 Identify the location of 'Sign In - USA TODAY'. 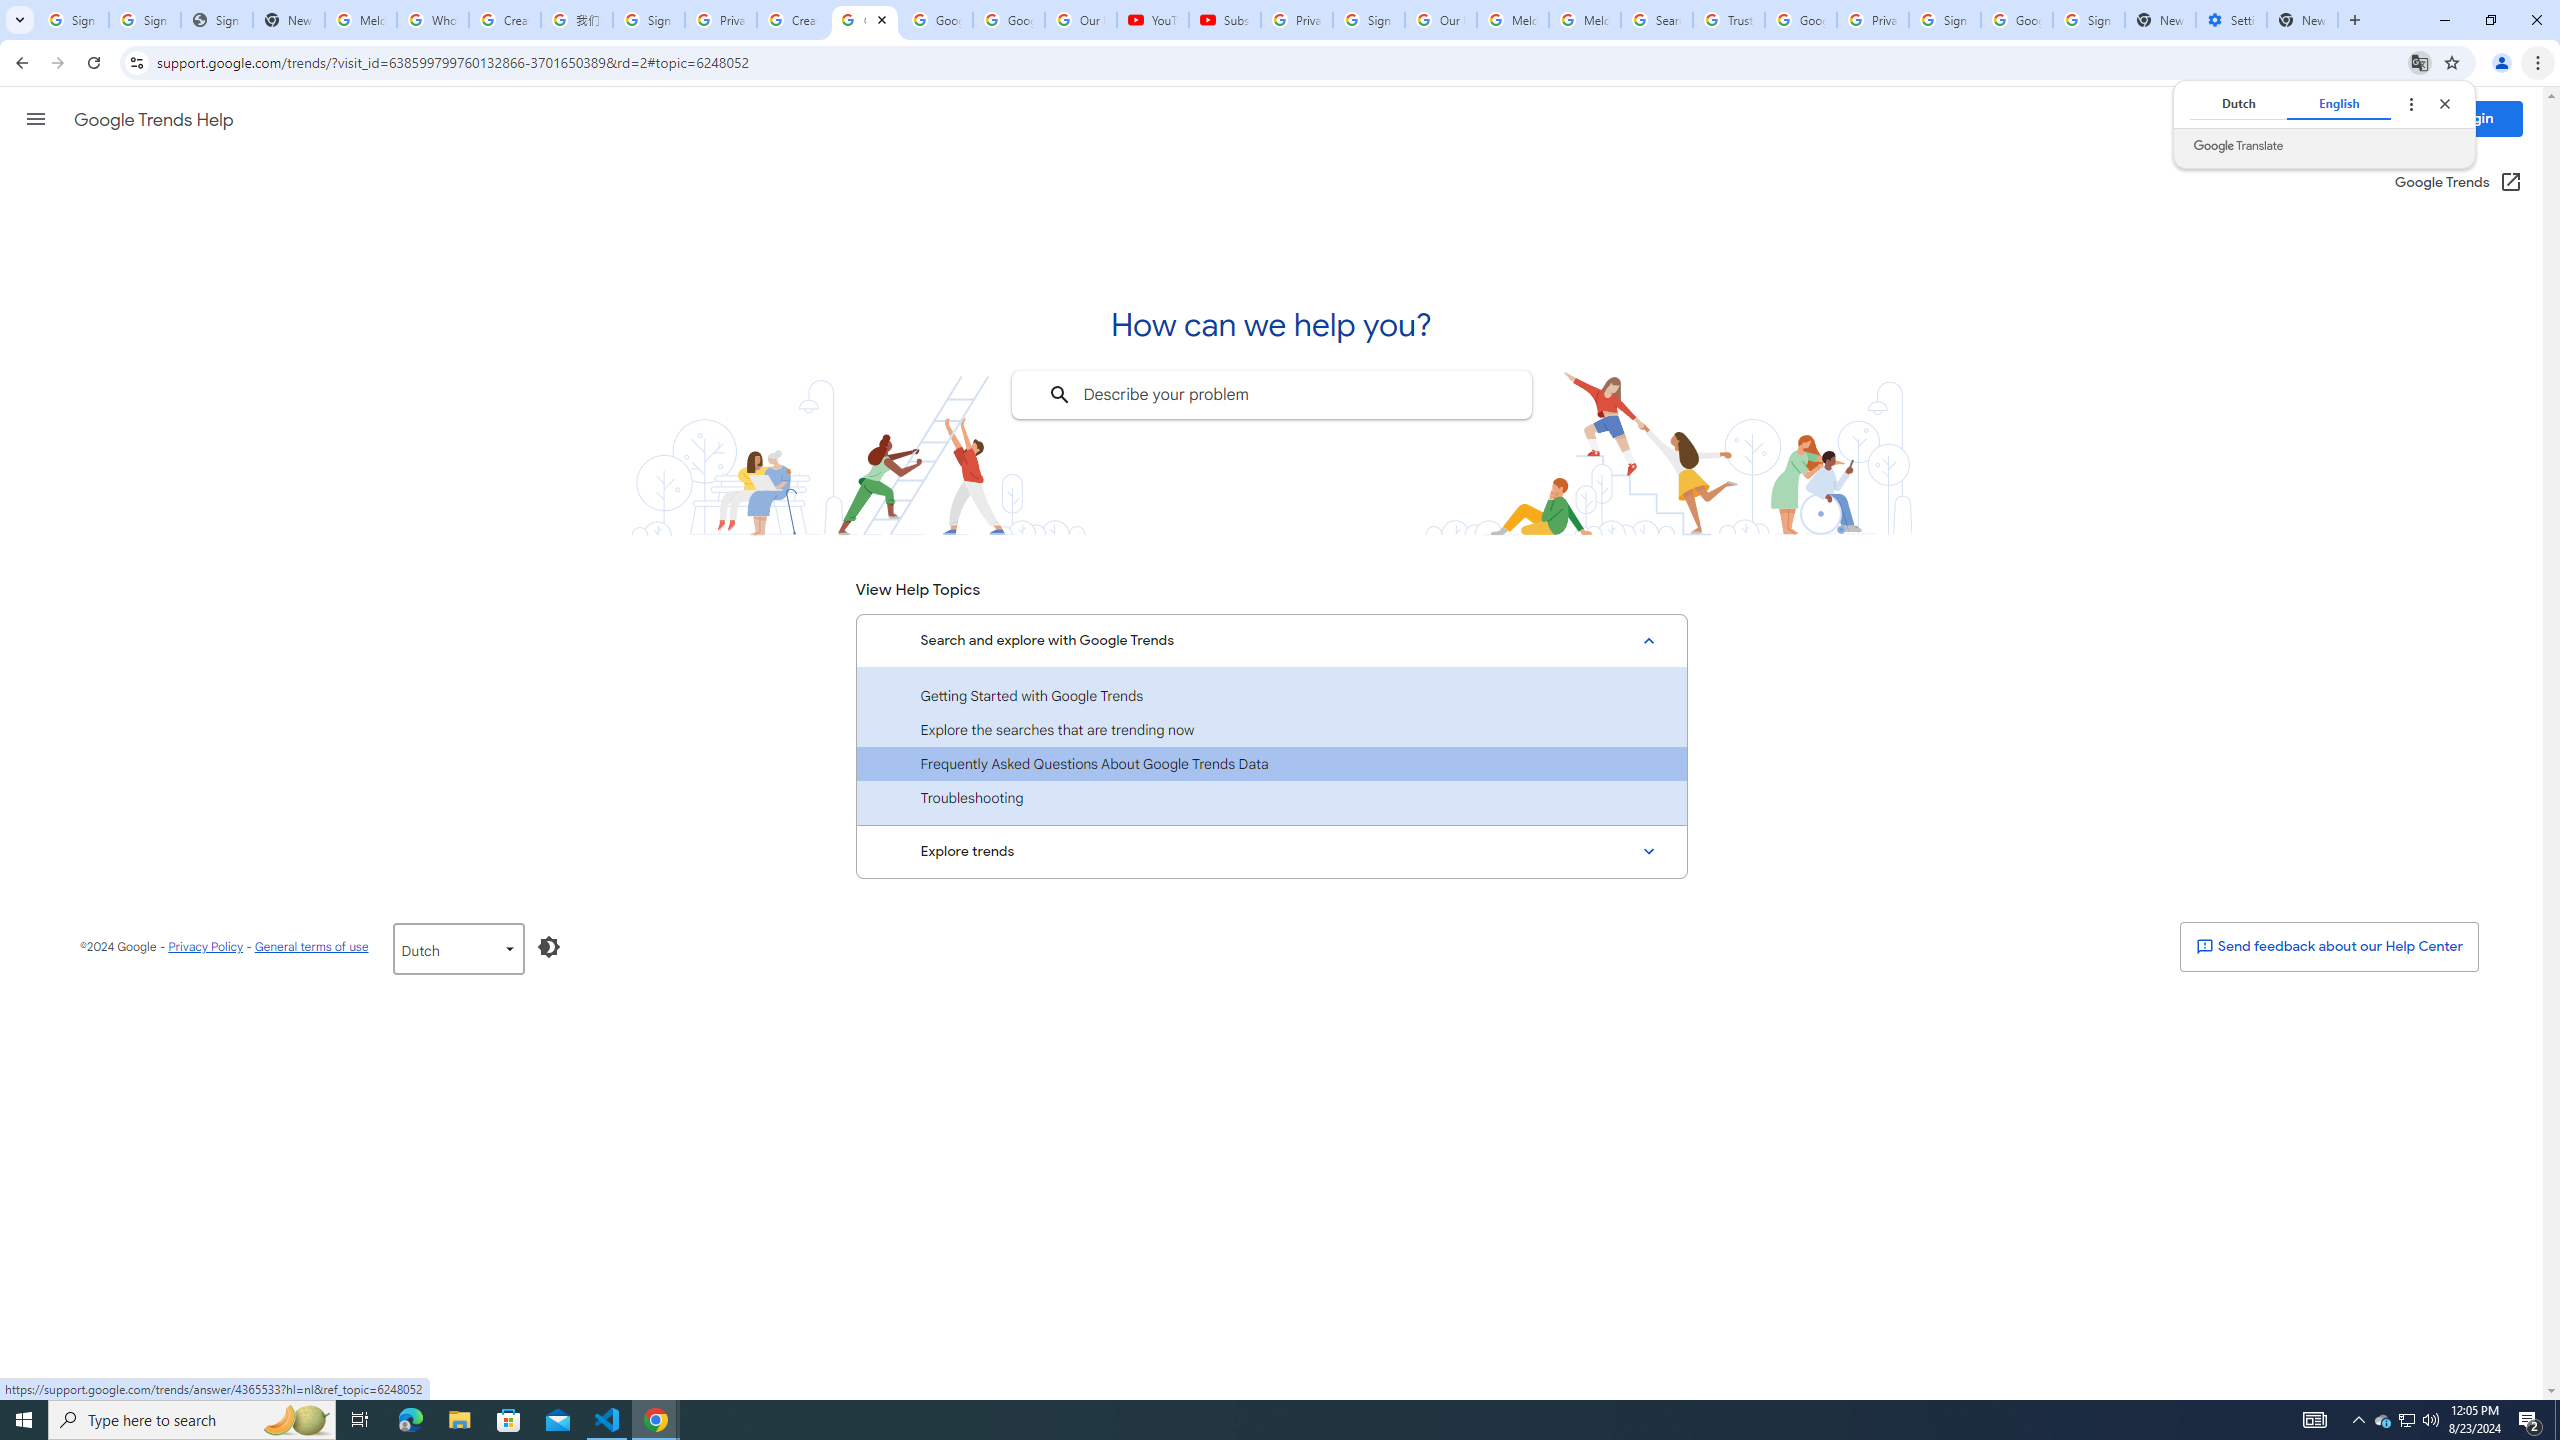
(216, 19).